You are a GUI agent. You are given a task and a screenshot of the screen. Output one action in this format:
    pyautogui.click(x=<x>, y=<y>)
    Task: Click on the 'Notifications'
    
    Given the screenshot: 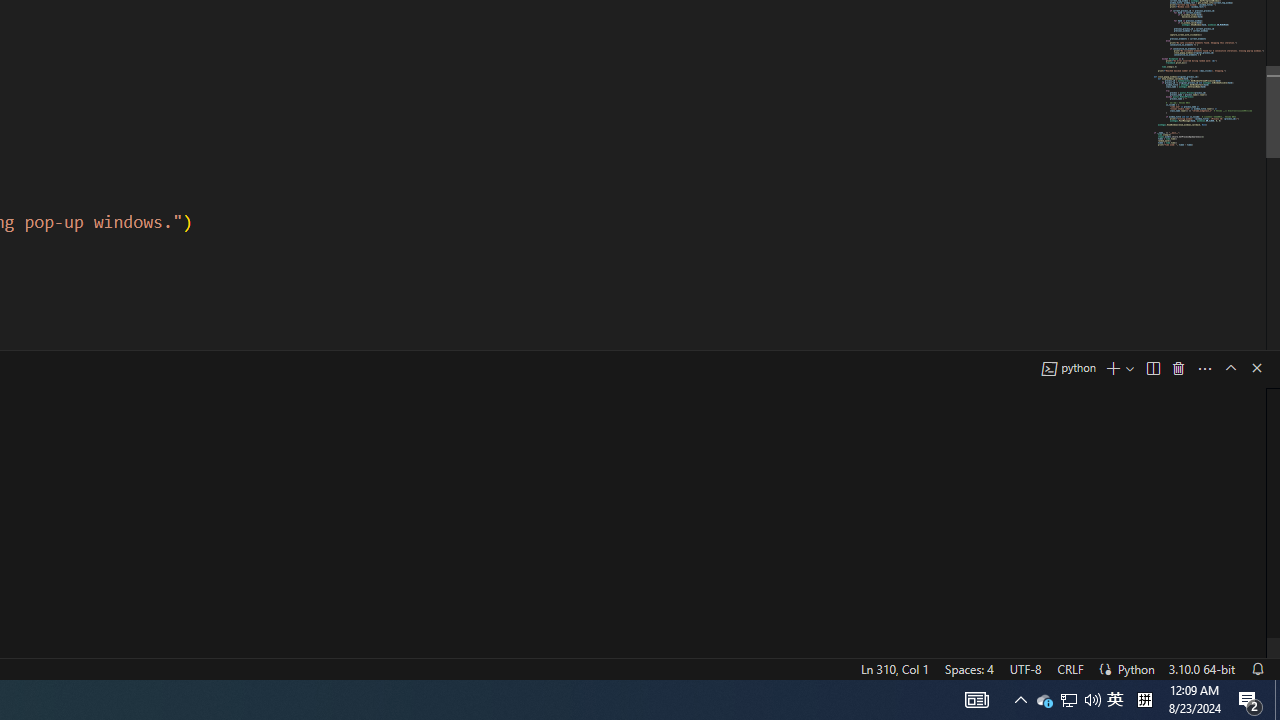 What is the action you would take?
    pyautogui.click(x=1256, y=668)
    